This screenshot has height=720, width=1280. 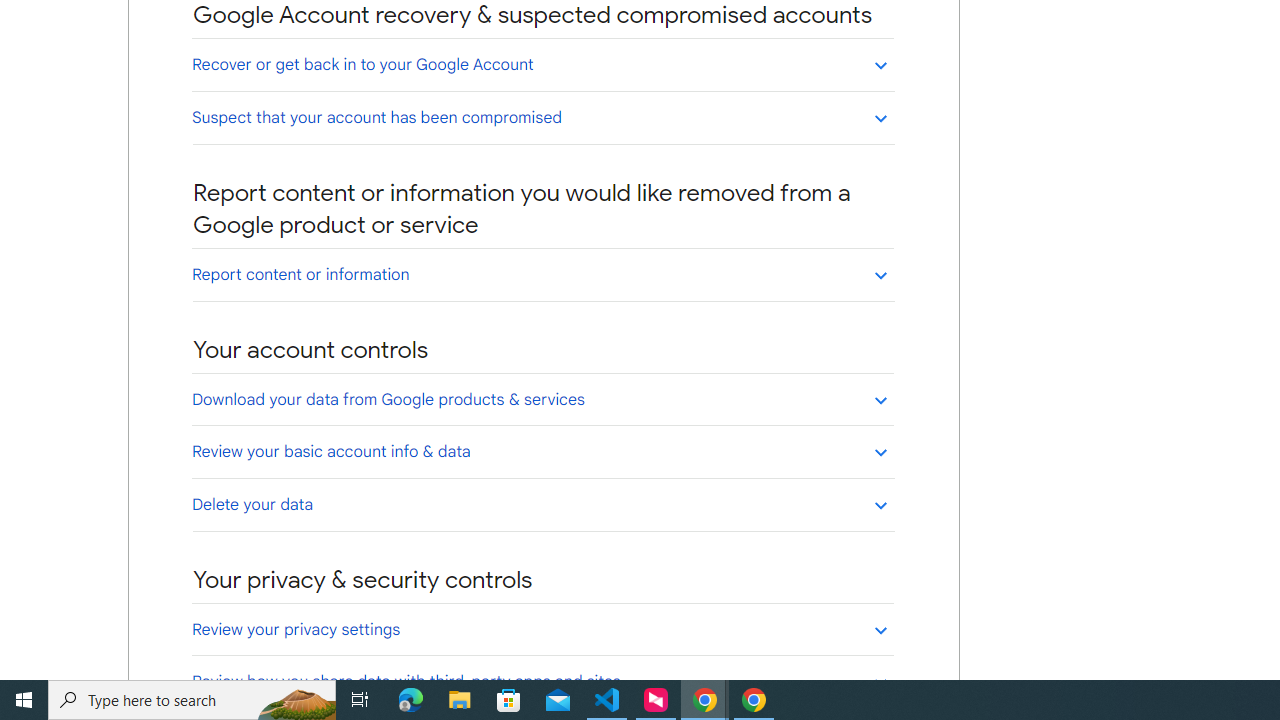 What do you see at coordinates (542, 274) in the screenshot?
I see `'Report content or information'` at bounding box center [542, 274].